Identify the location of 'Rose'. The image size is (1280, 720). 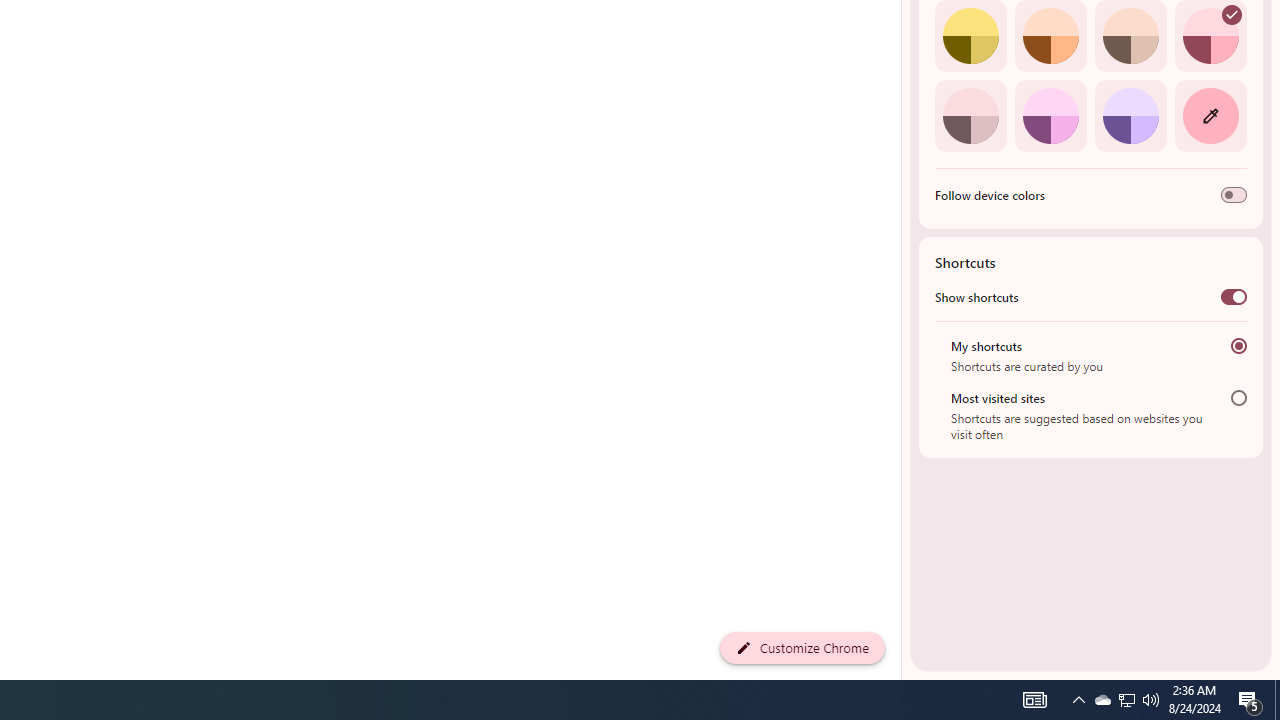
(1209, 36).